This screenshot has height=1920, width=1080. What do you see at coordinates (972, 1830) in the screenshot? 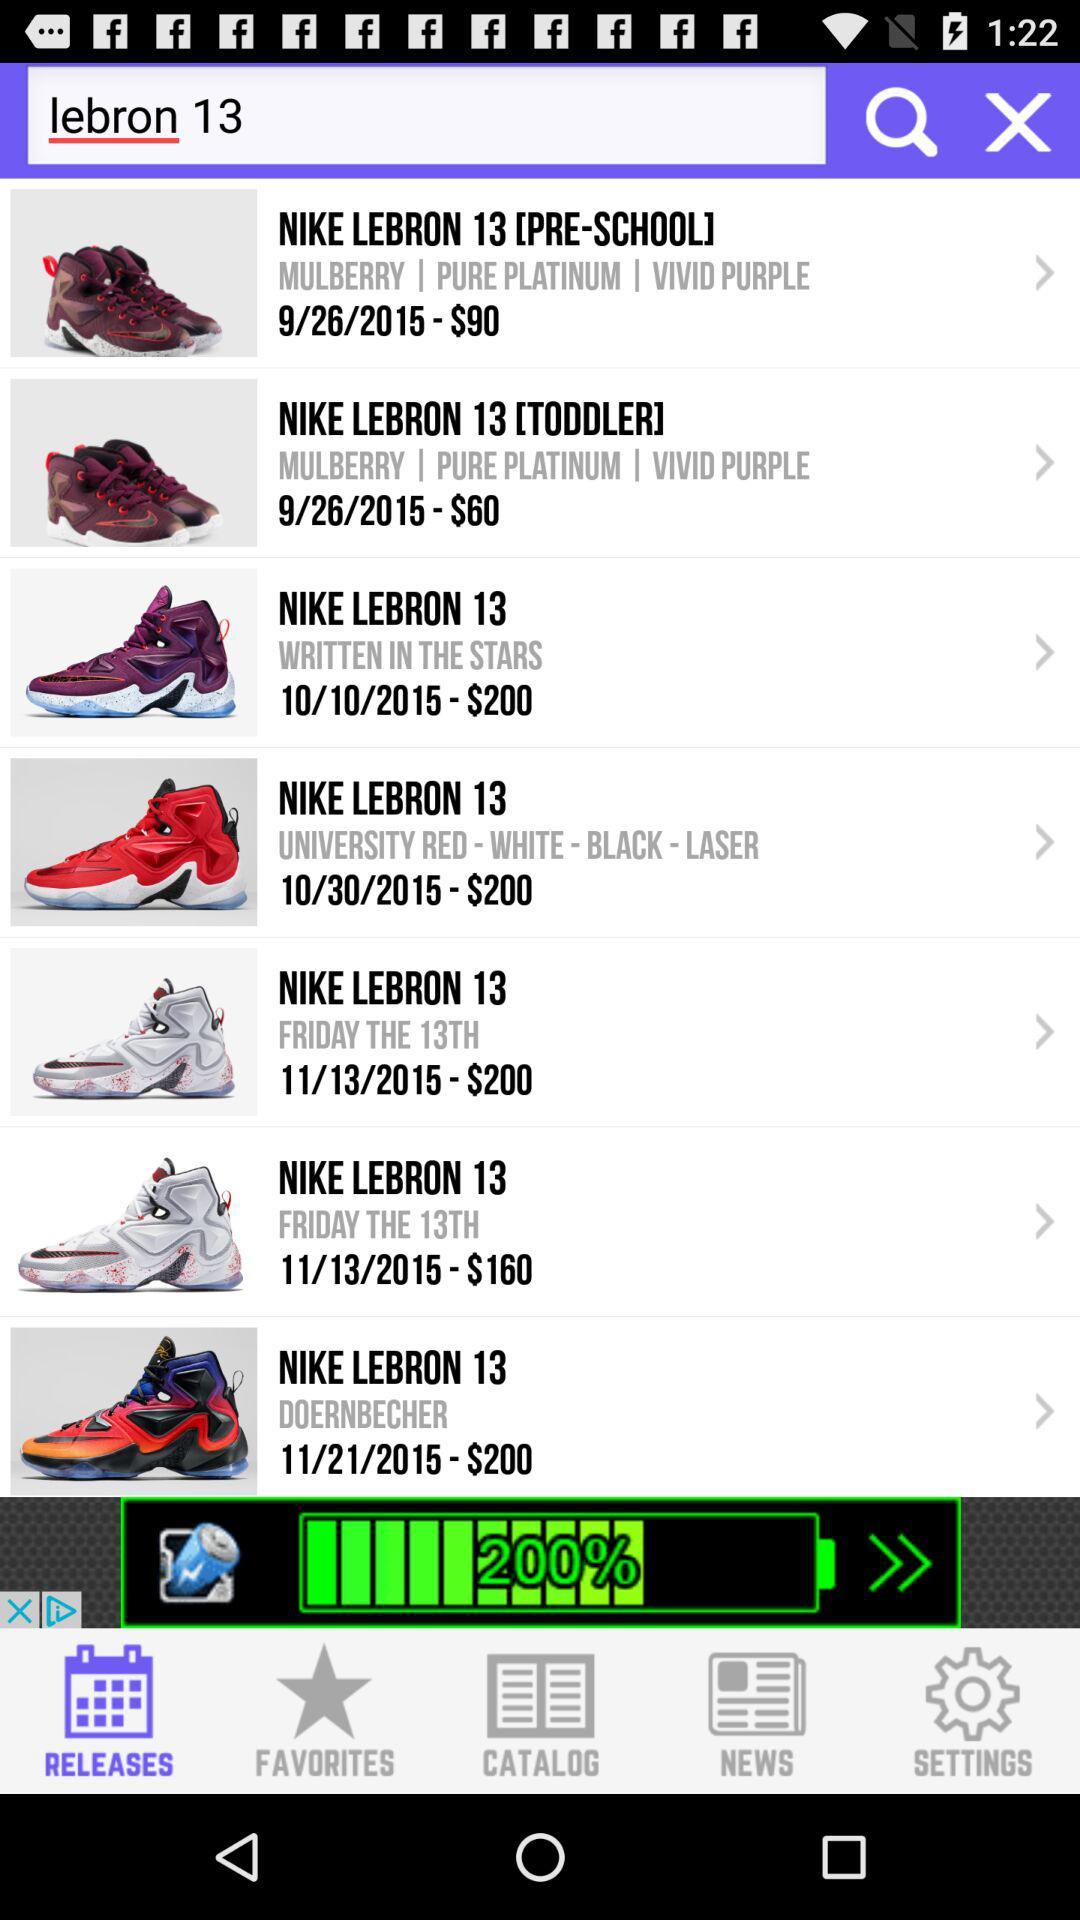
I see `the settings icon` at bounding box center [972, 1830].